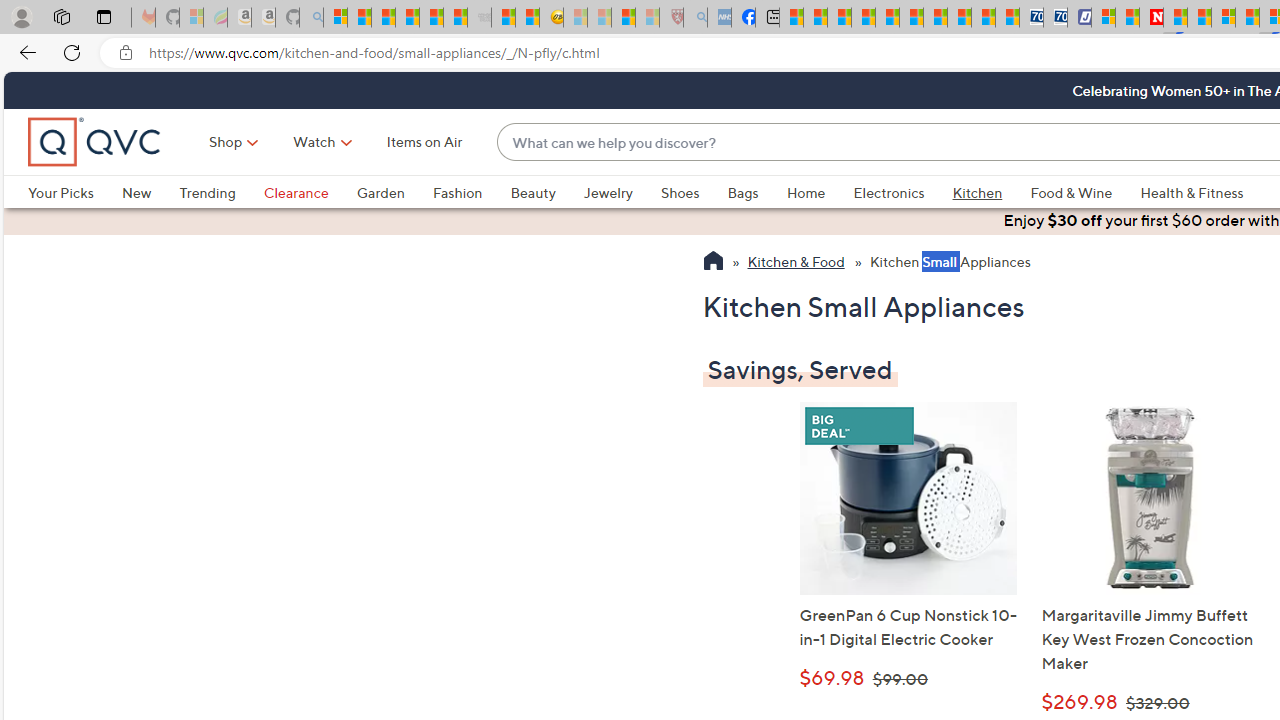 This screenshot has height=720, width=1280. I want to click on 'Trending', so click(207, 192).